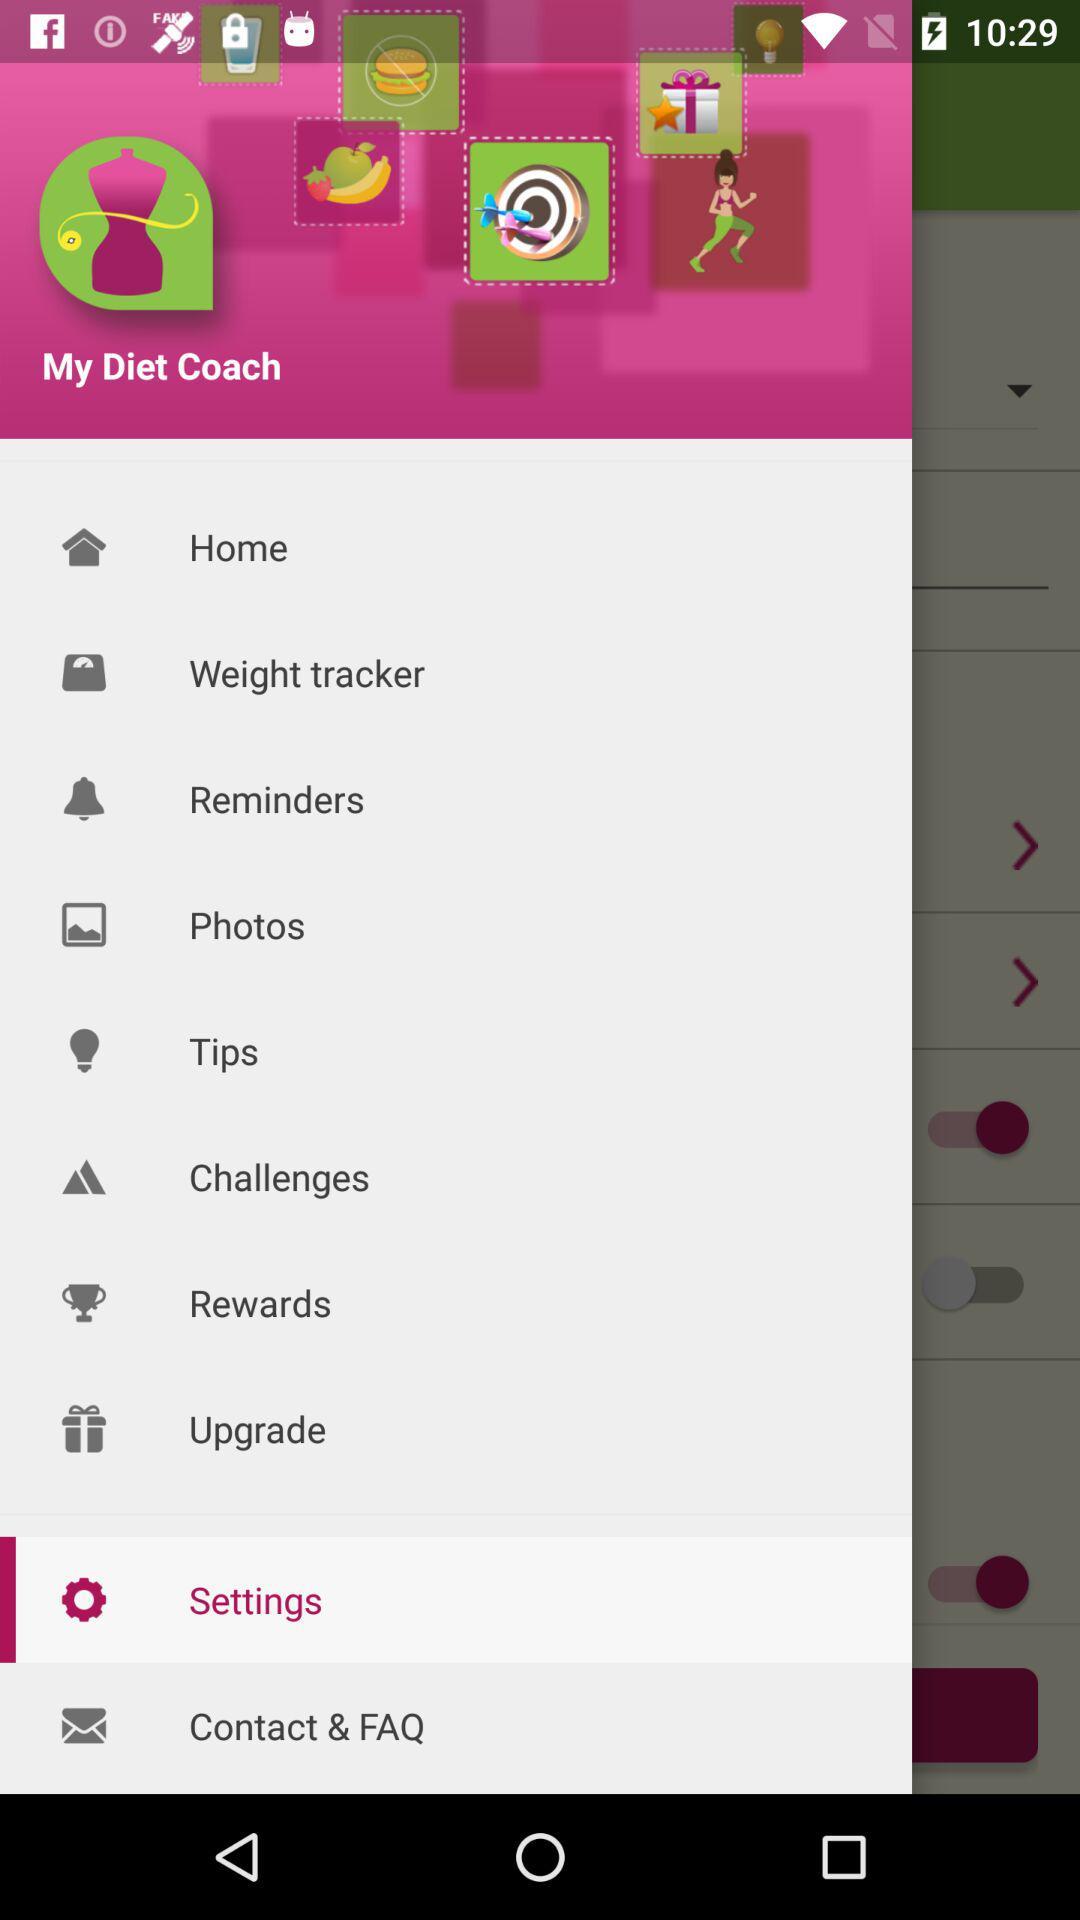  I want to click on the second arrow icon, so click(1025, 981).